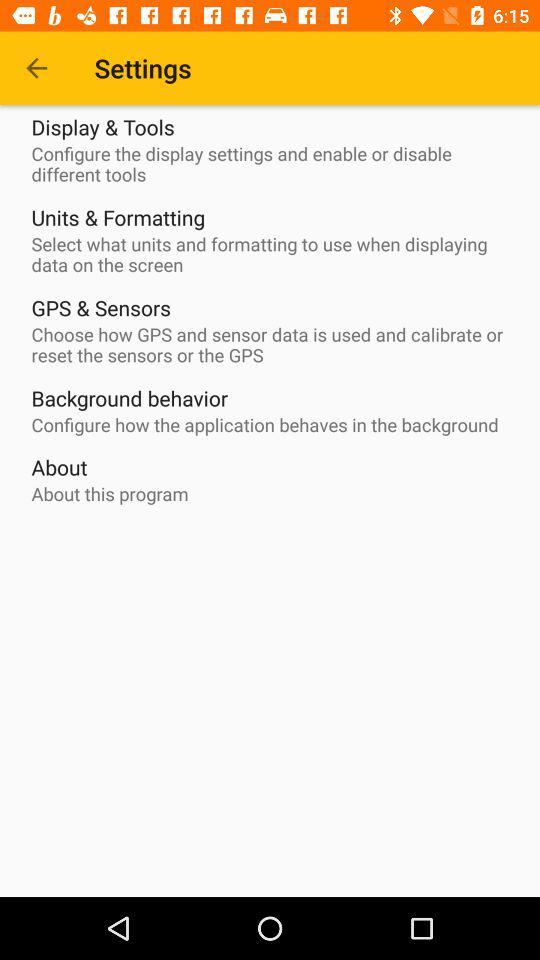  I want to click on background behavior icon, so click(129, 397).